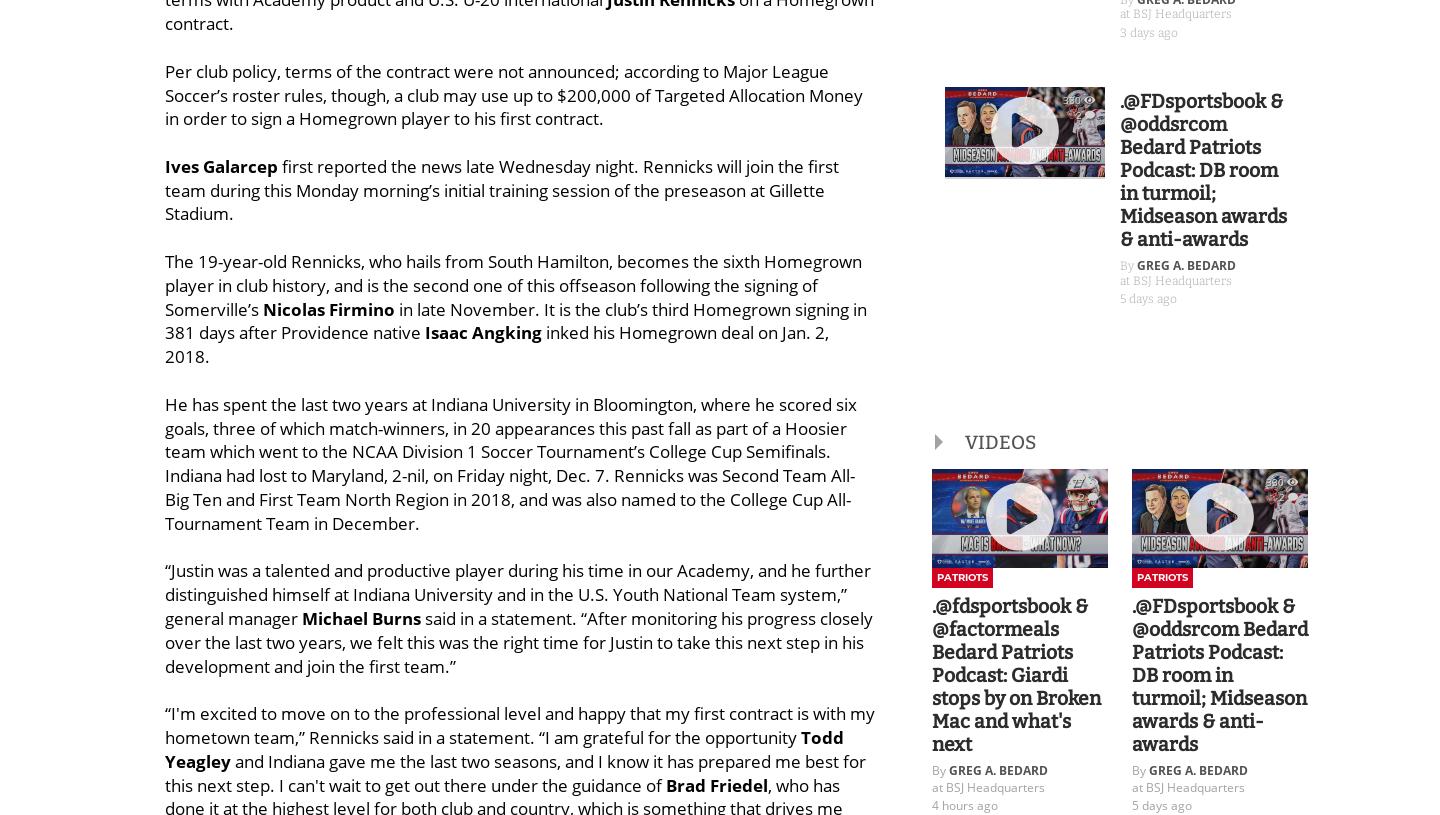 The height and width of the screenshot is (815, 1440). Describe the element at coordinates (963, 805) in the screenshot. I see `'4 hours ago'` at that location.